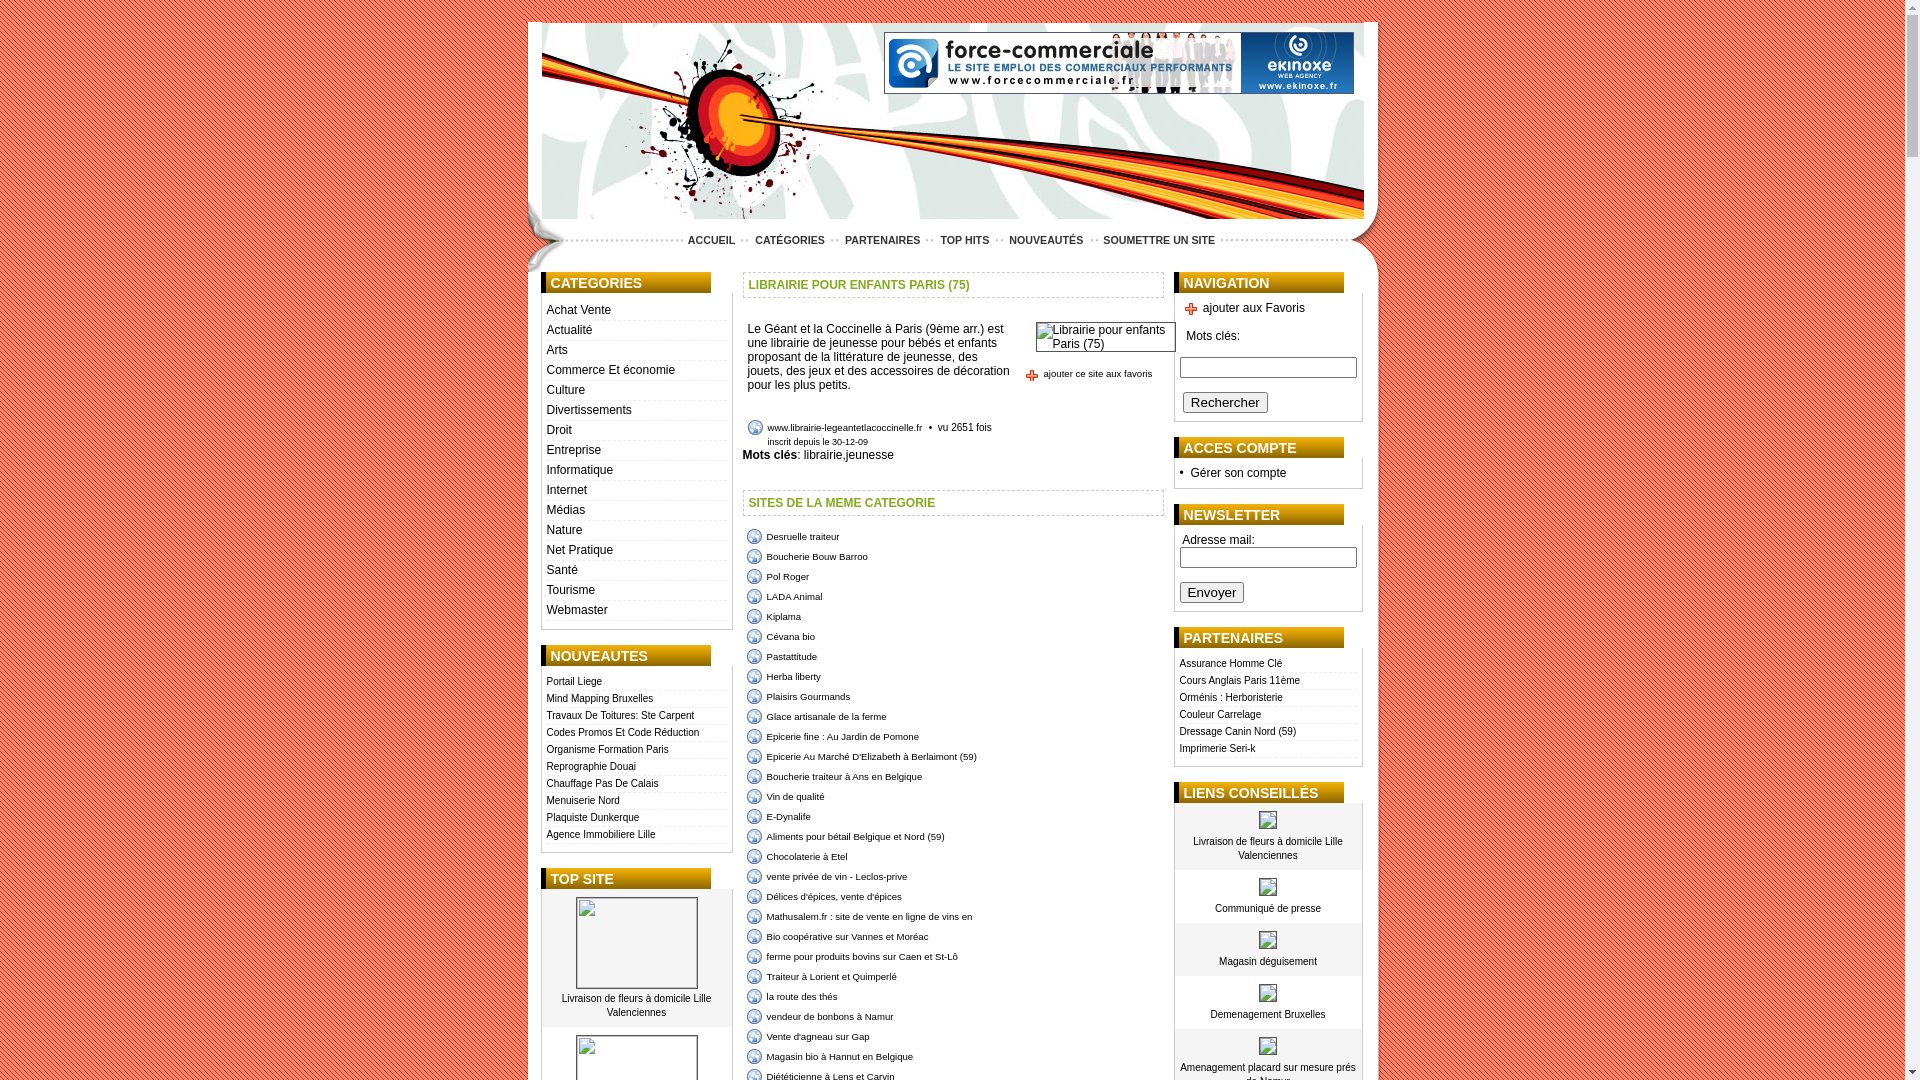 The width and height of the screenshot is (1920, 1080). What do you see at coordinates (806, 556) in the screenshot?
I see `'Boucherie Bouw Barroo'` at bounding box center [806, 556].